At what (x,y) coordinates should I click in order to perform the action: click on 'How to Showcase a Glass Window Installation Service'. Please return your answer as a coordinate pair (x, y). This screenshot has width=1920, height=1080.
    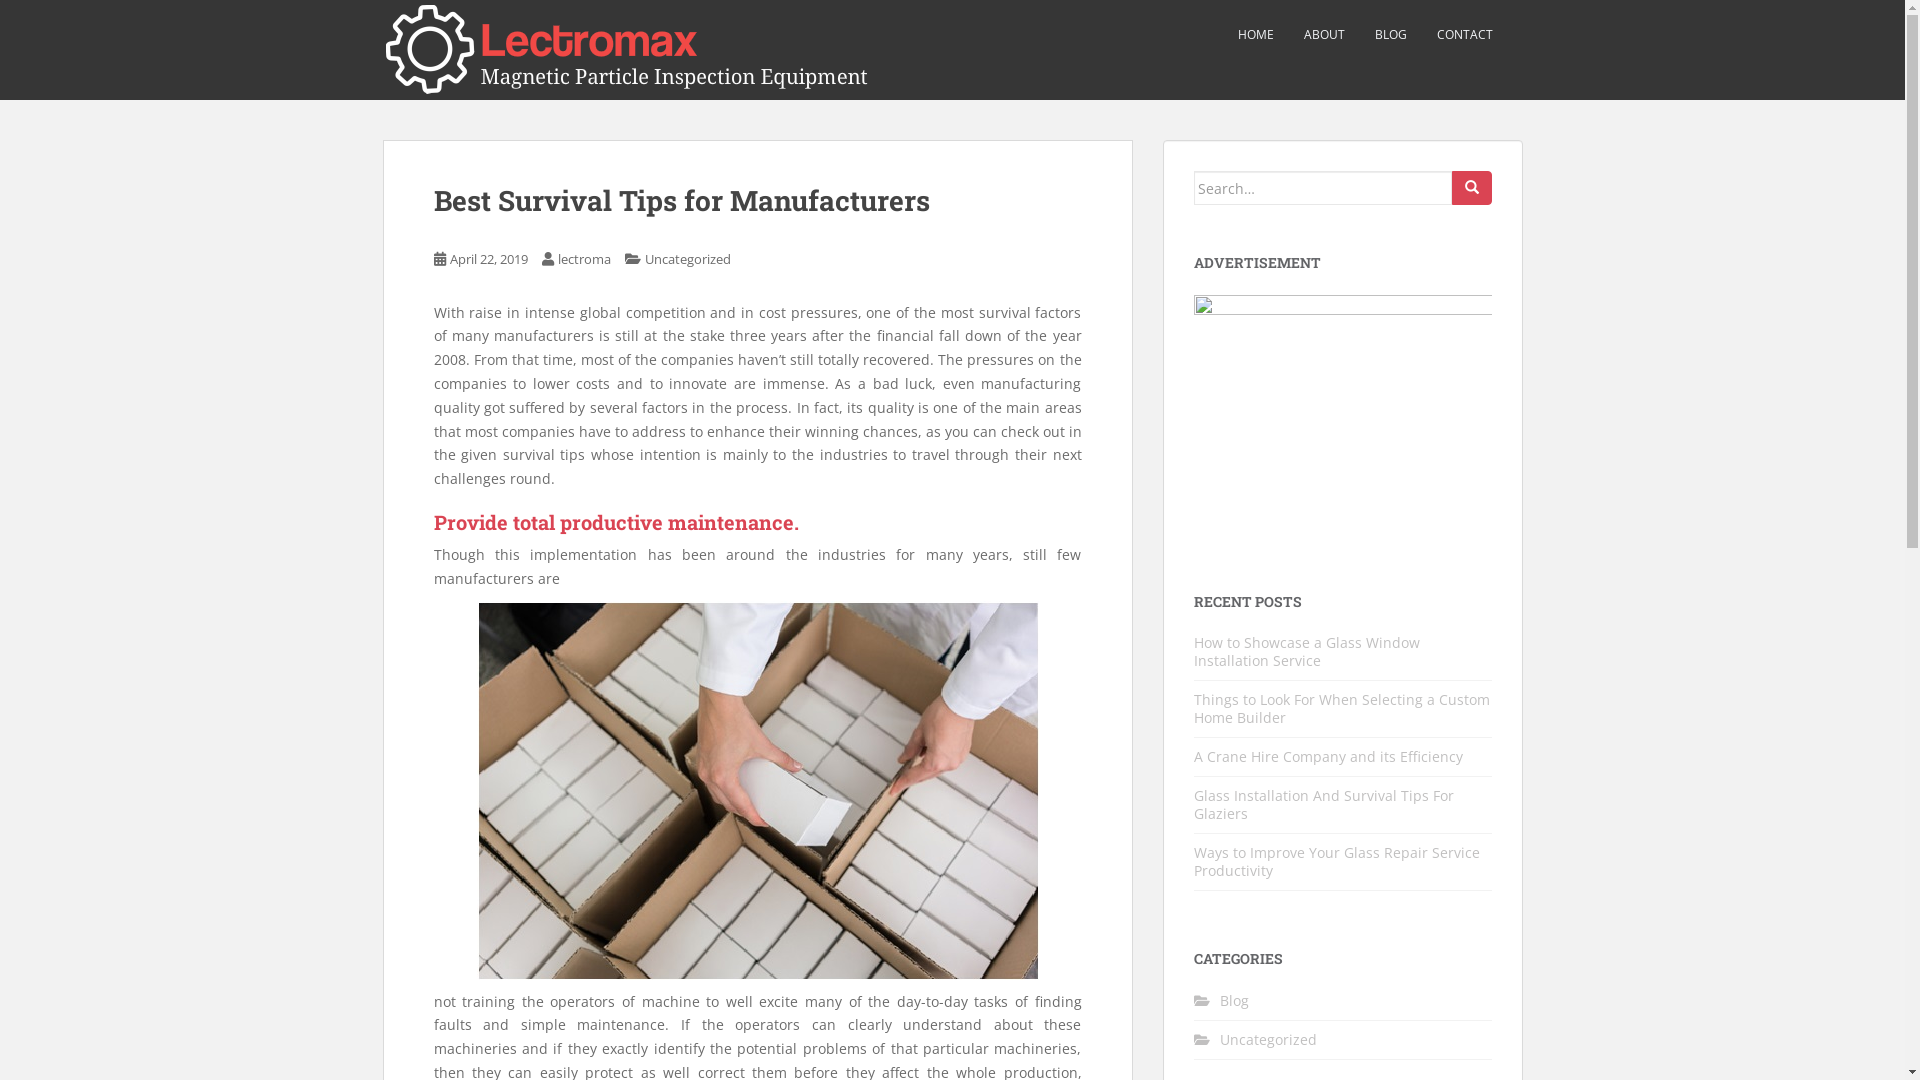
    Looking at the image, I should click on (1306, 651).